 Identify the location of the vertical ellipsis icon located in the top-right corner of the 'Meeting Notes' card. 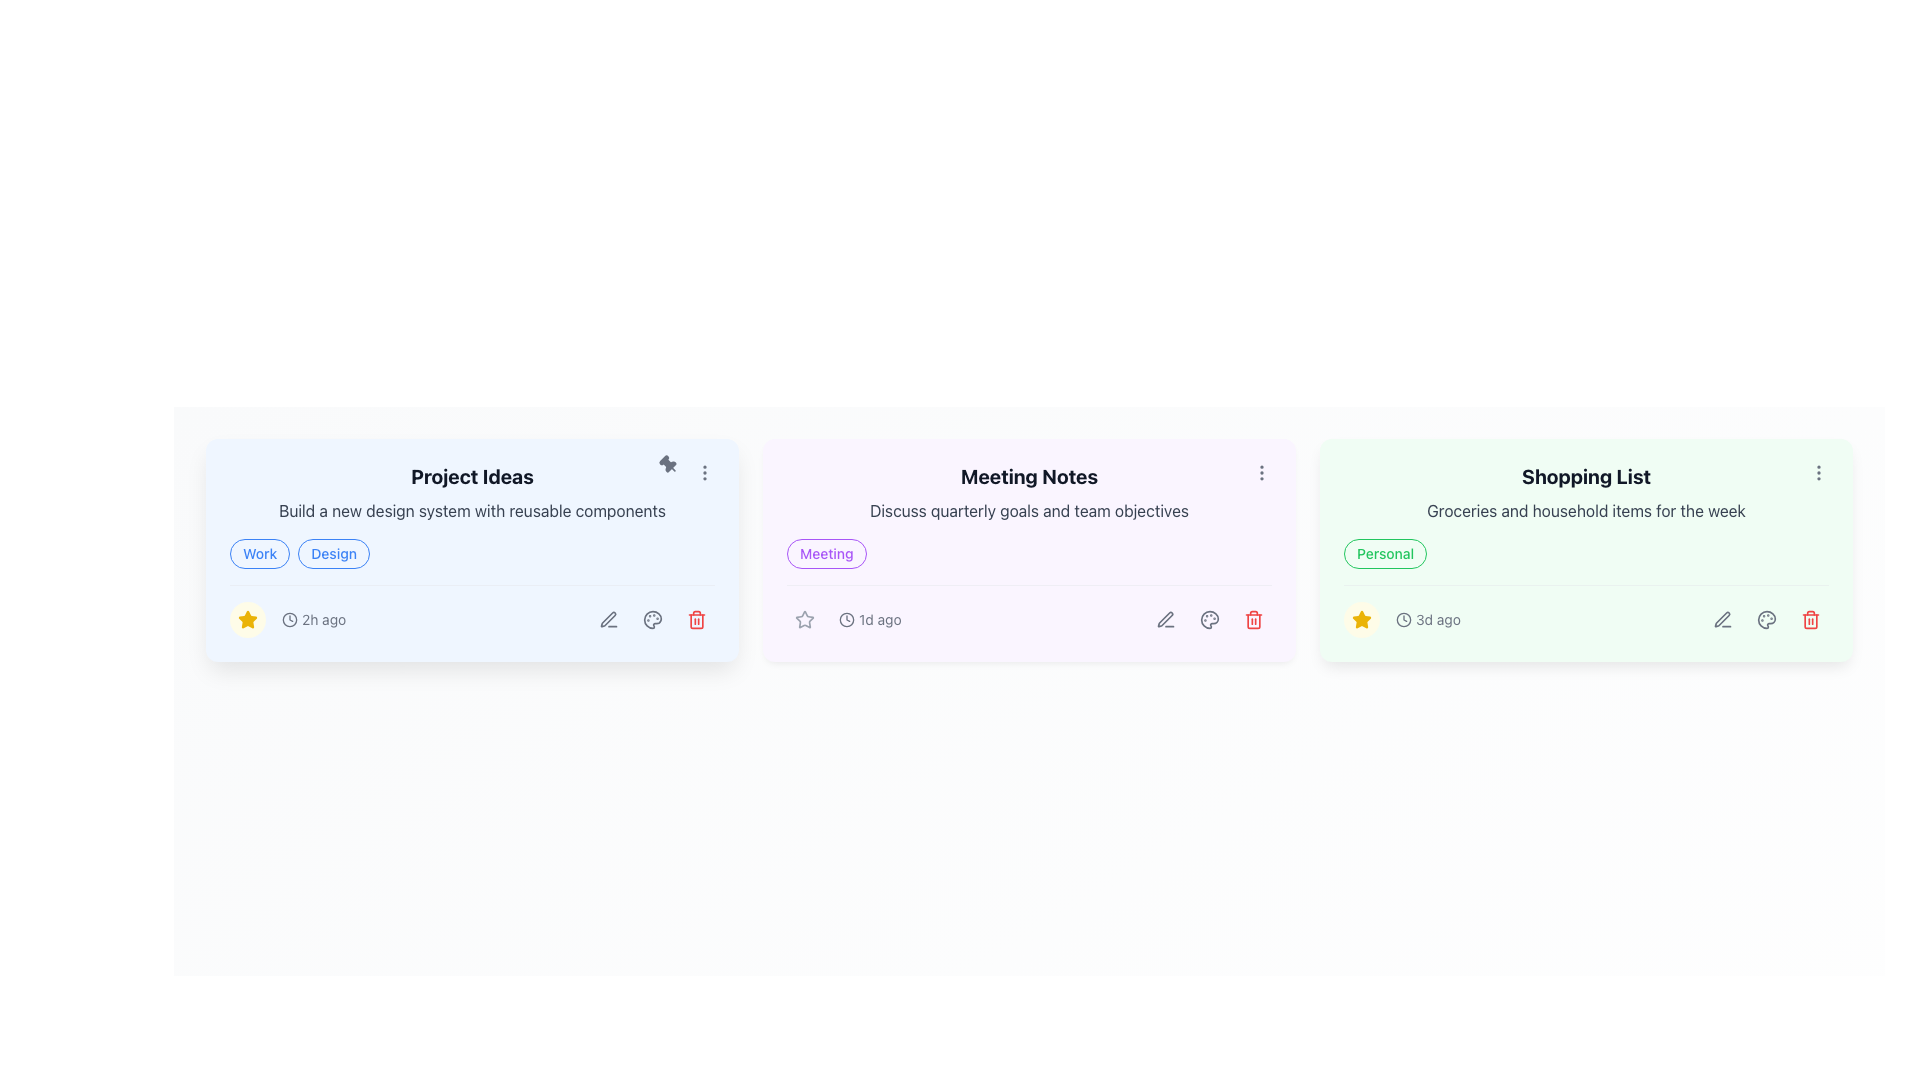
(1261, 473).